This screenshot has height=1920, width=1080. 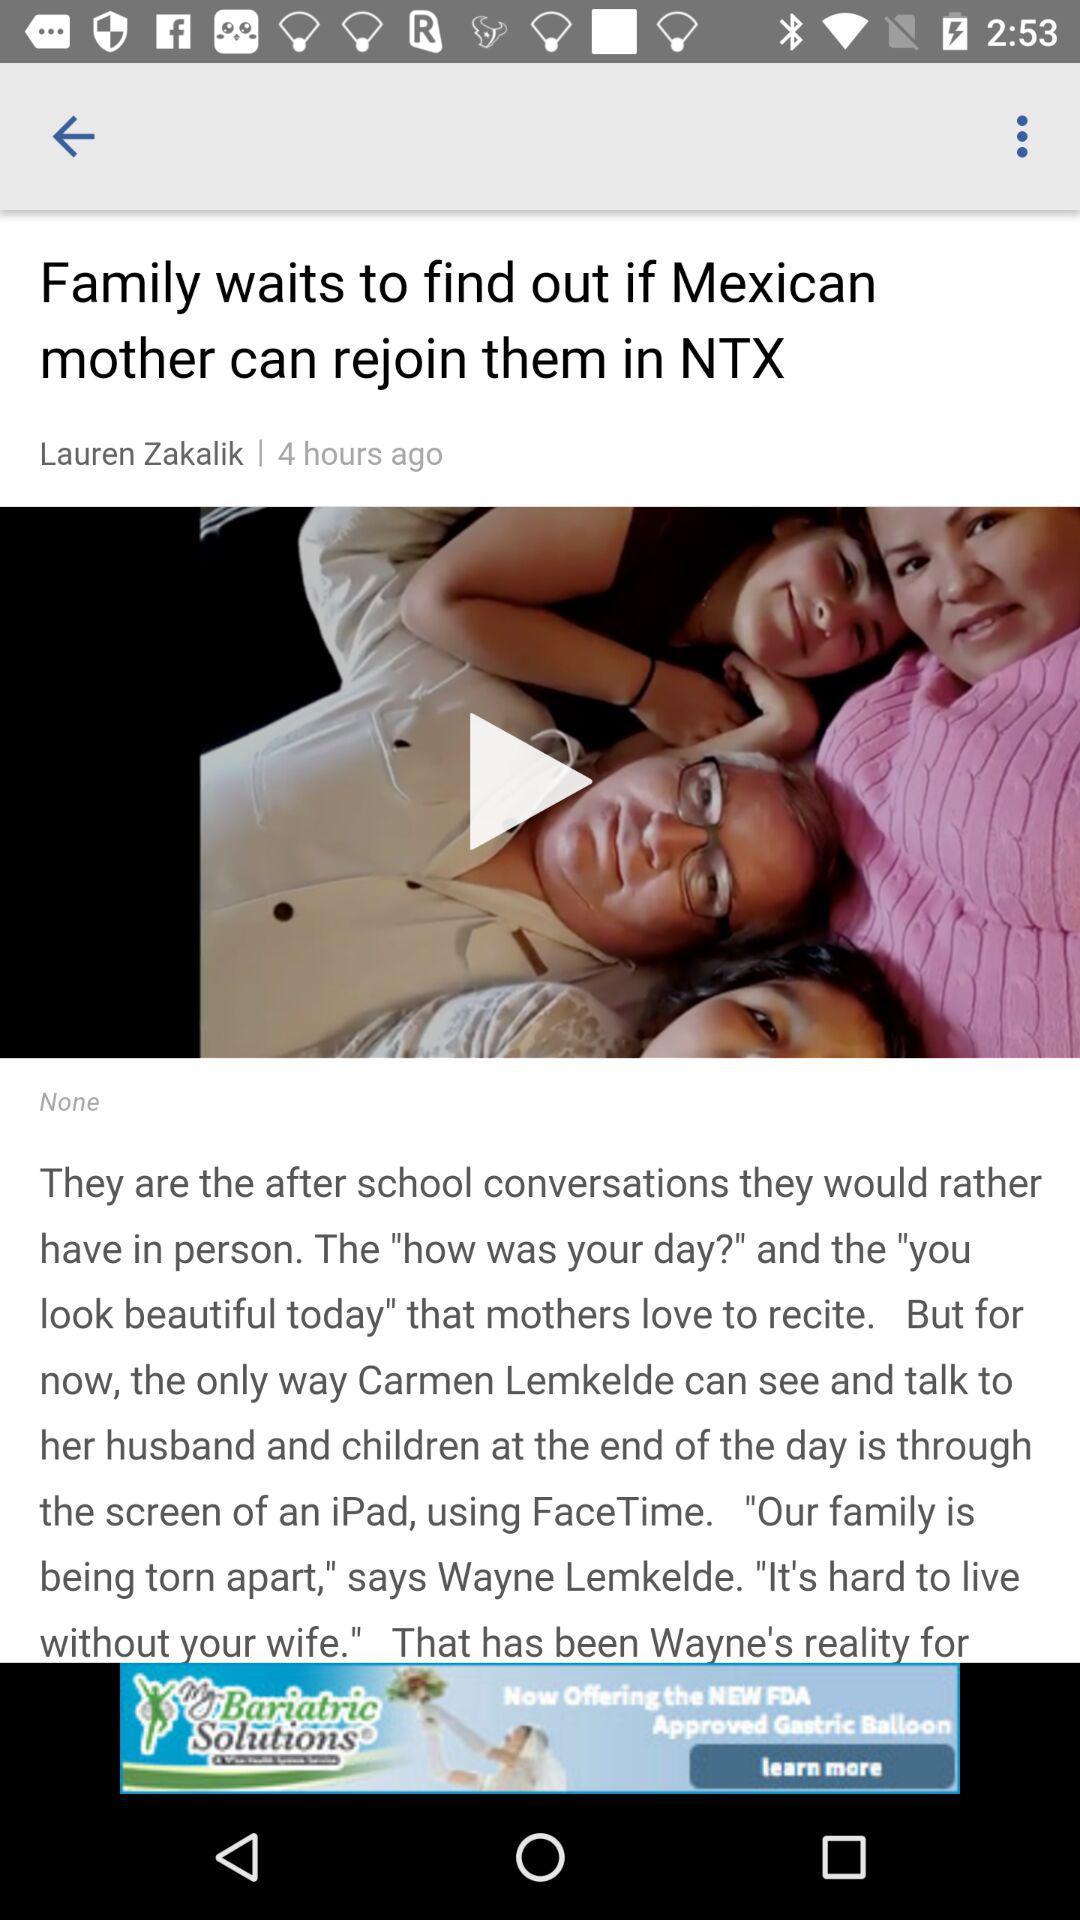 What do you see at coordinates (540, 1002) in the screenshot?
I see `content area` at bounding box center [540, 1002].